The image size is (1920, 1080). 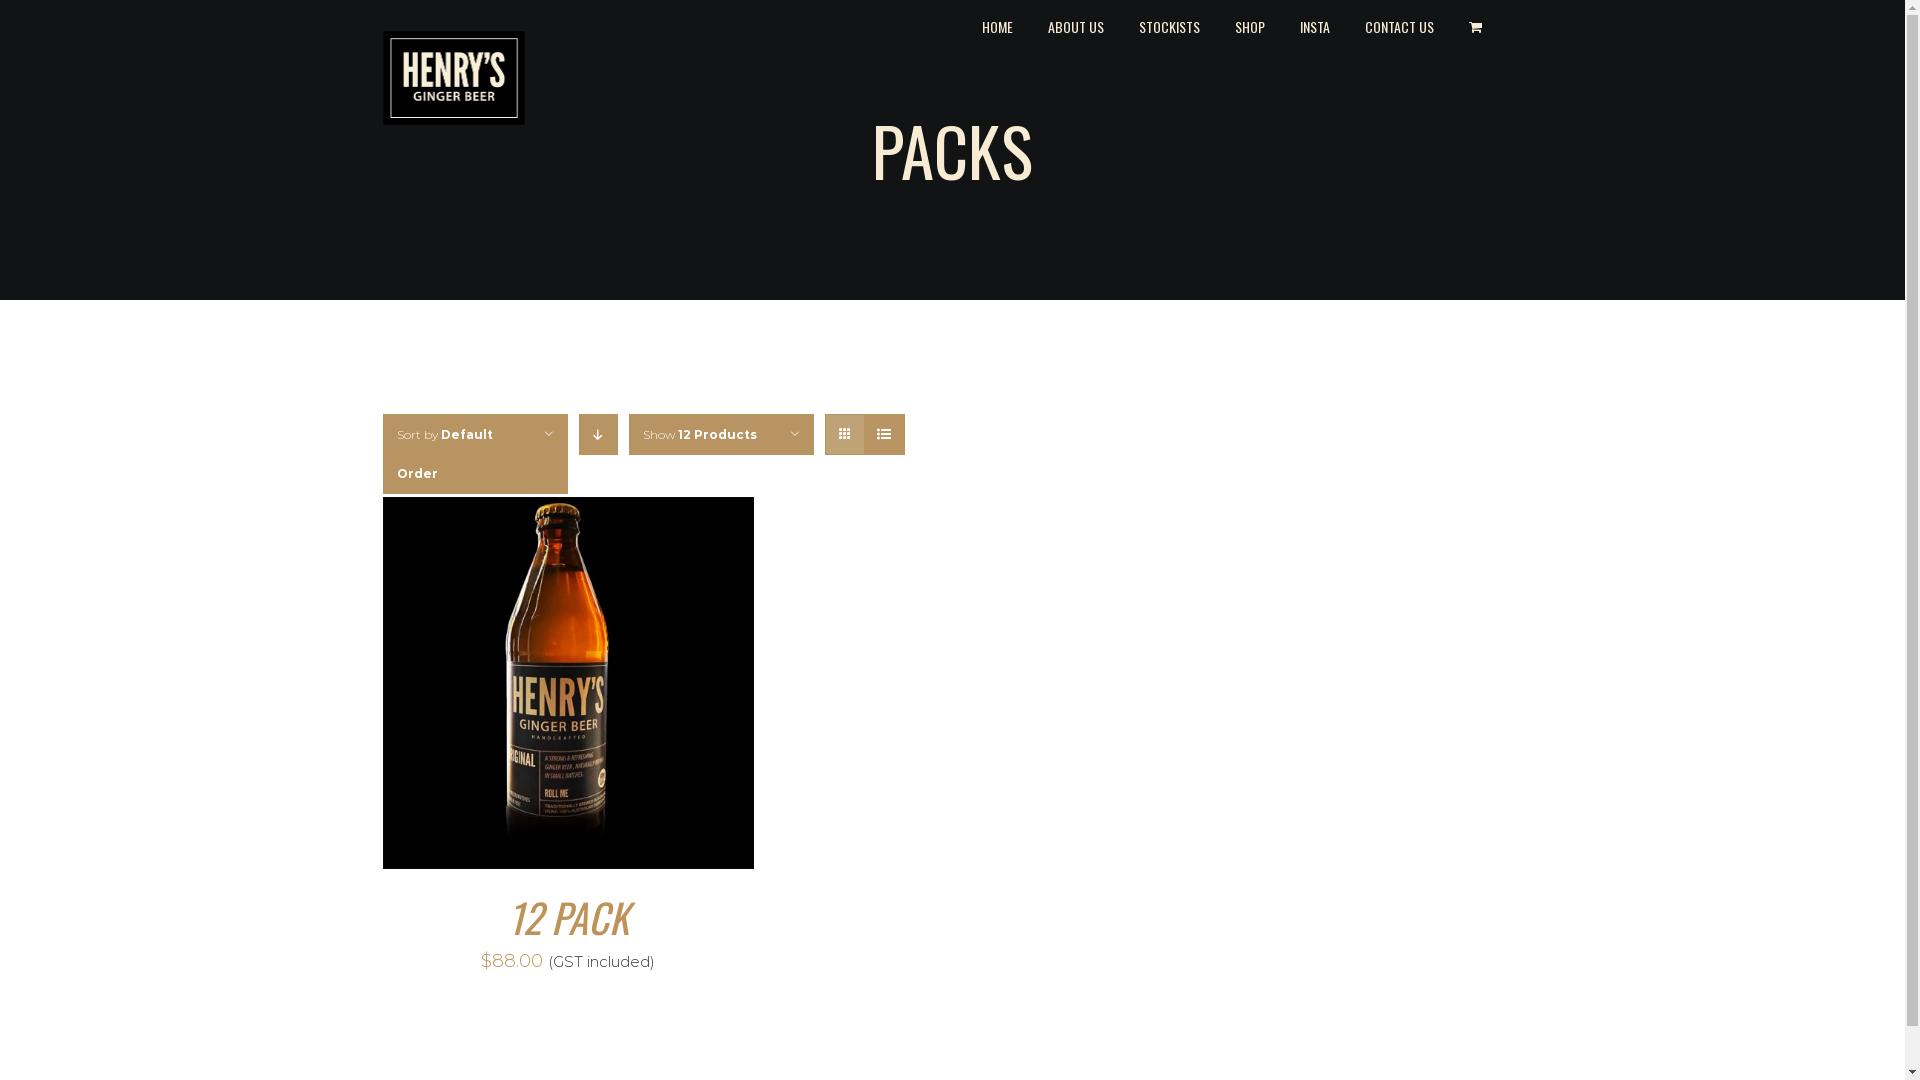 What do you see at coordinates (1315, 24) in the screenshot?
I see `'INSTA'` at bounding box center [1315, 24].